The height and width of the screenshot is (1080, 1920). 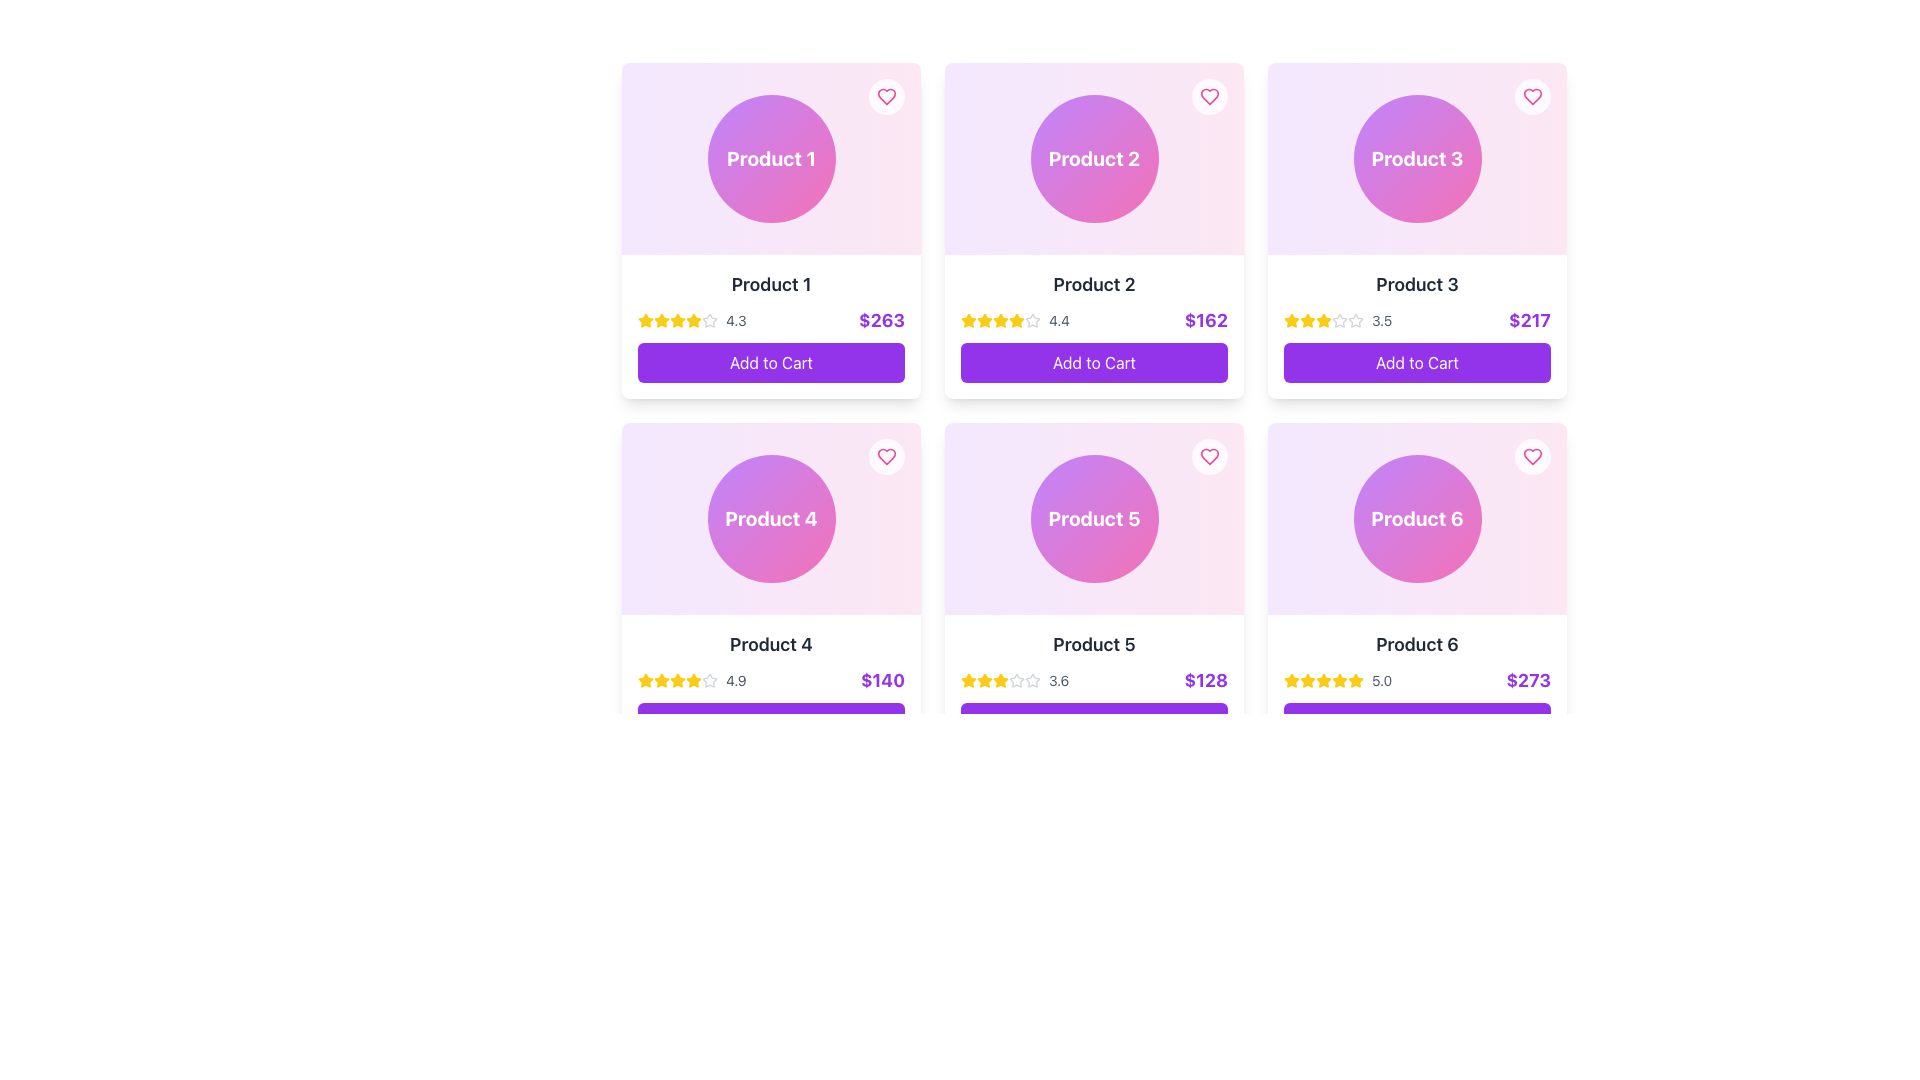 What do you see at coordinates (694, 319) in the screenshot?
I see `the fifth star in the row of rating stars under the product name 'Product 1' in the first card of the grid layout` at bounding box center [694, 319].